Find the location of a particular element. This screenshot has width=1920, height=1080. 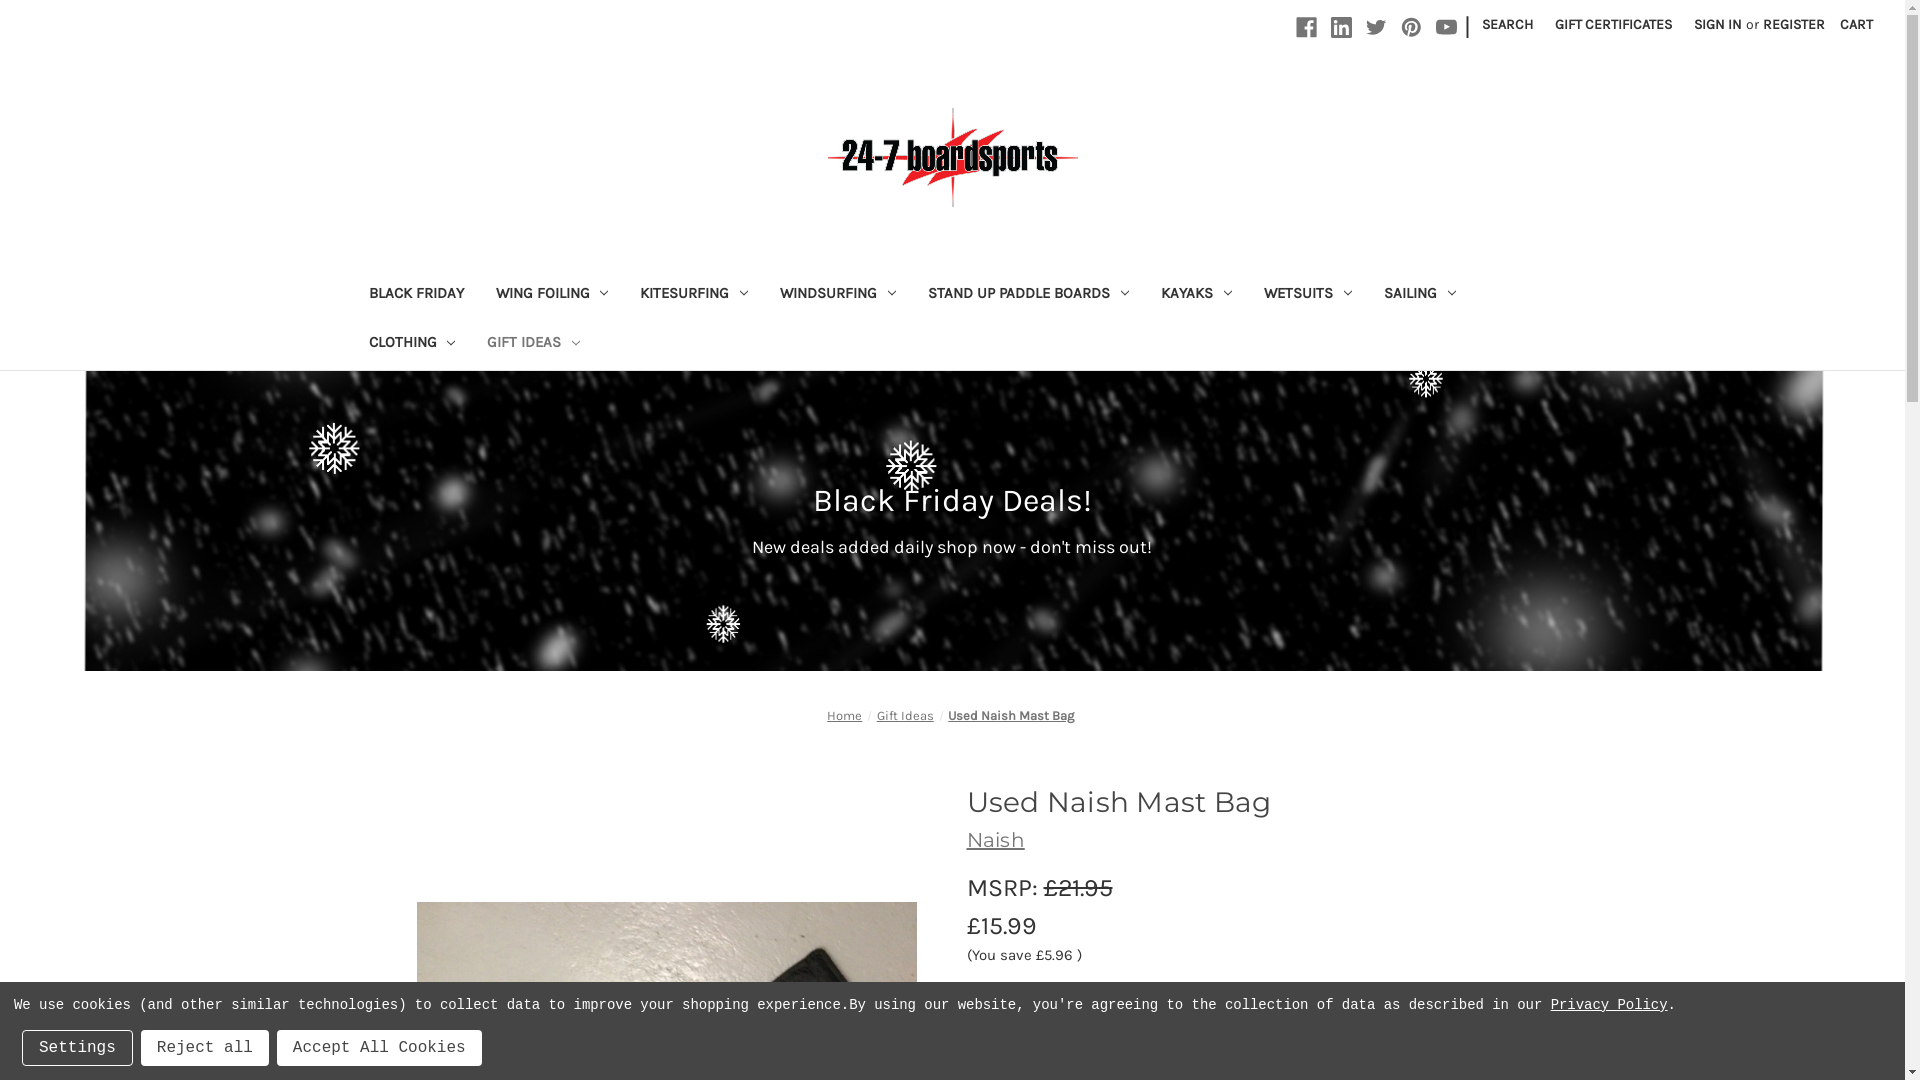

'Twitter' is located at coordinates (1375, 27).